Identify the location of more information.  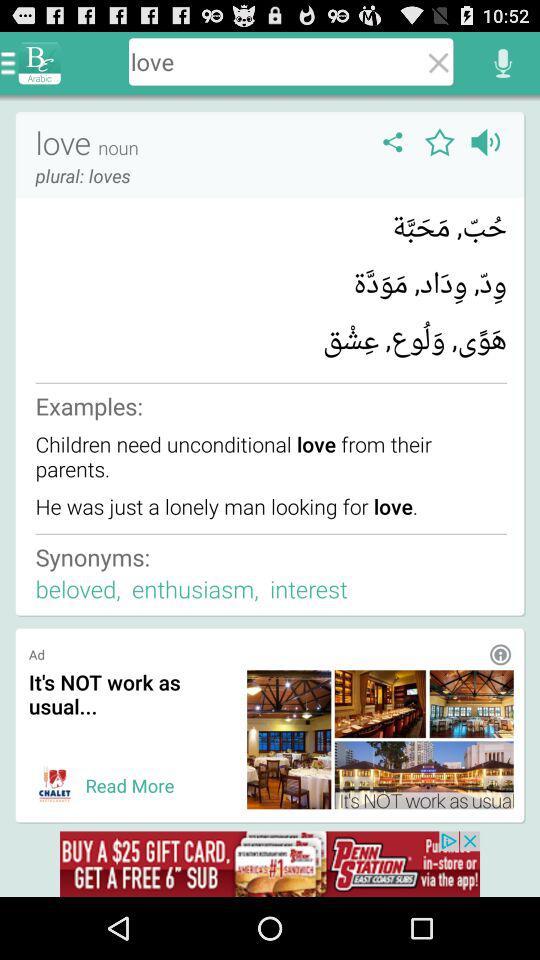
(499, 653).